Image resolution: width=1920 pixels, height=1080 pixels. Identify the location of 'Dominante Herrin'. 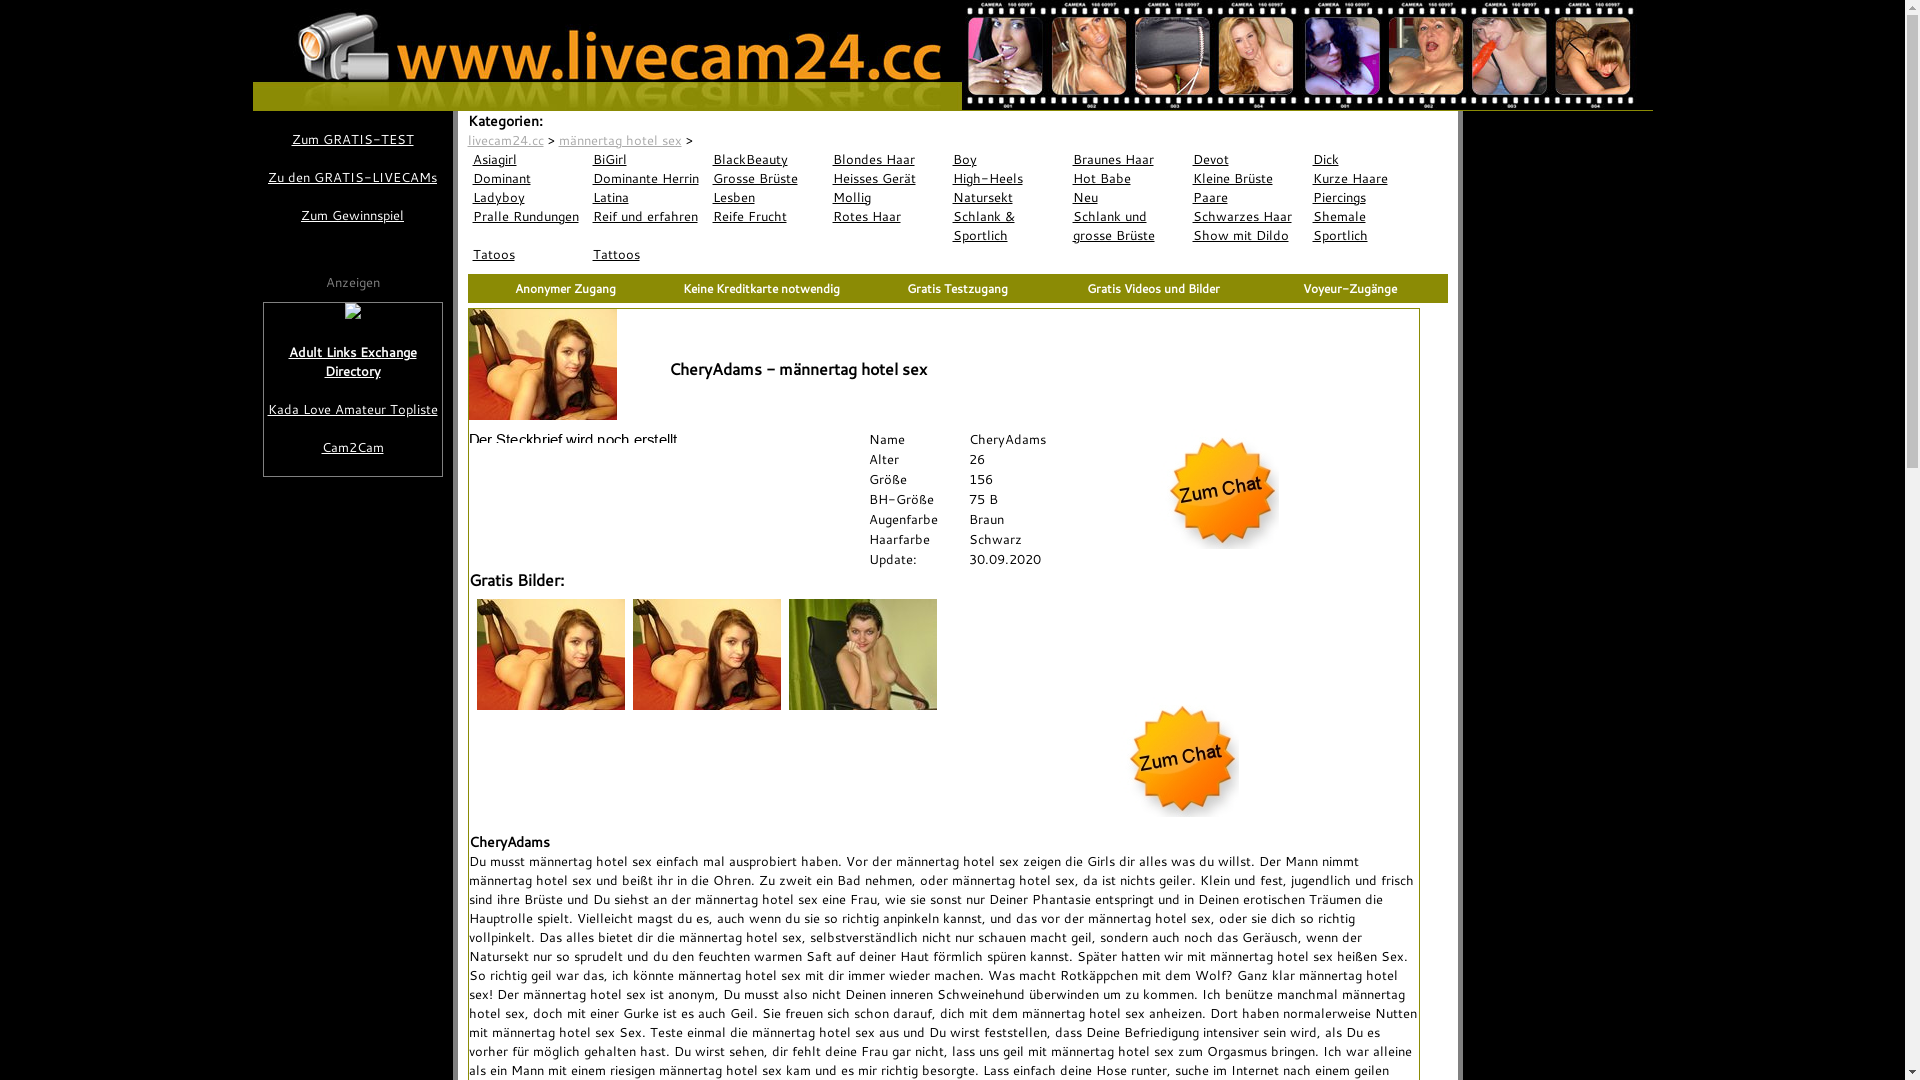
(587, 177).